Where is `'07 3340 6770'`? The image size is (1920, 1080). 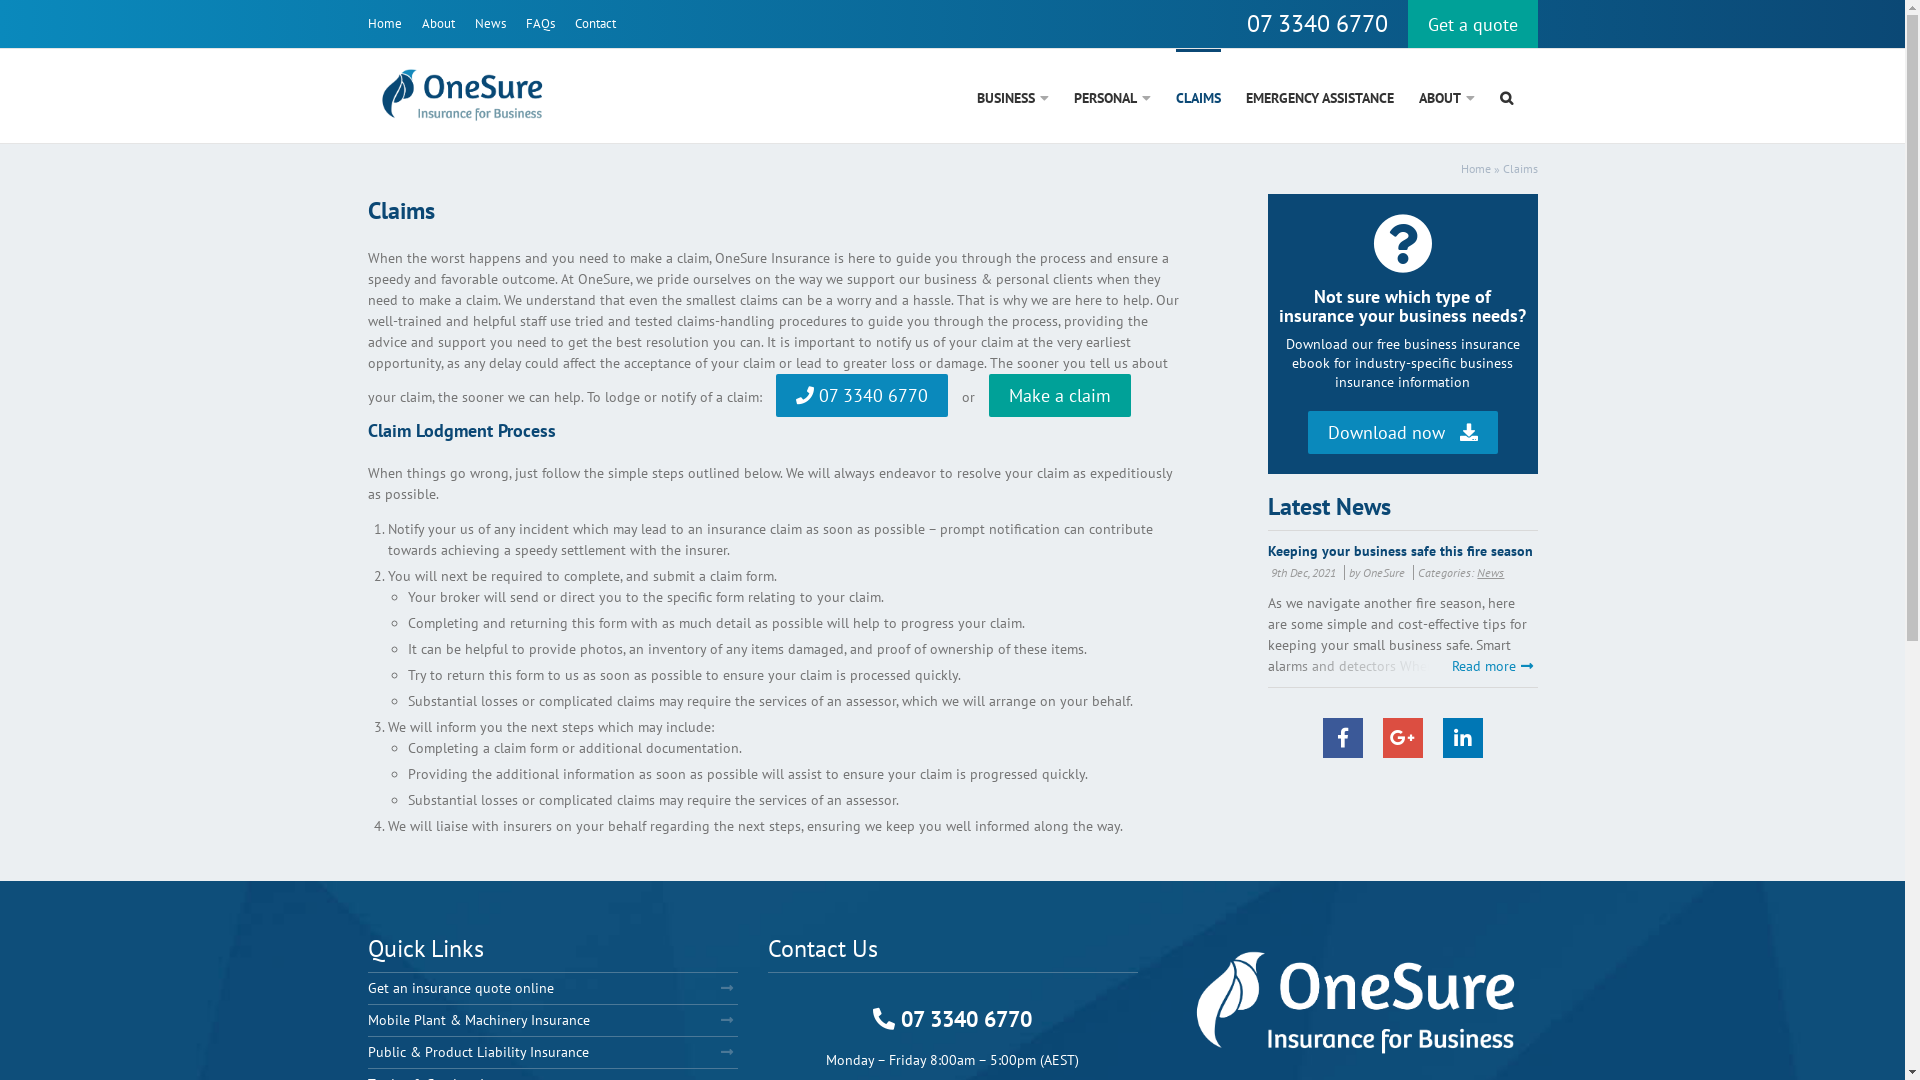 '07 3340 6770' is located at coordinates (1316, 23).